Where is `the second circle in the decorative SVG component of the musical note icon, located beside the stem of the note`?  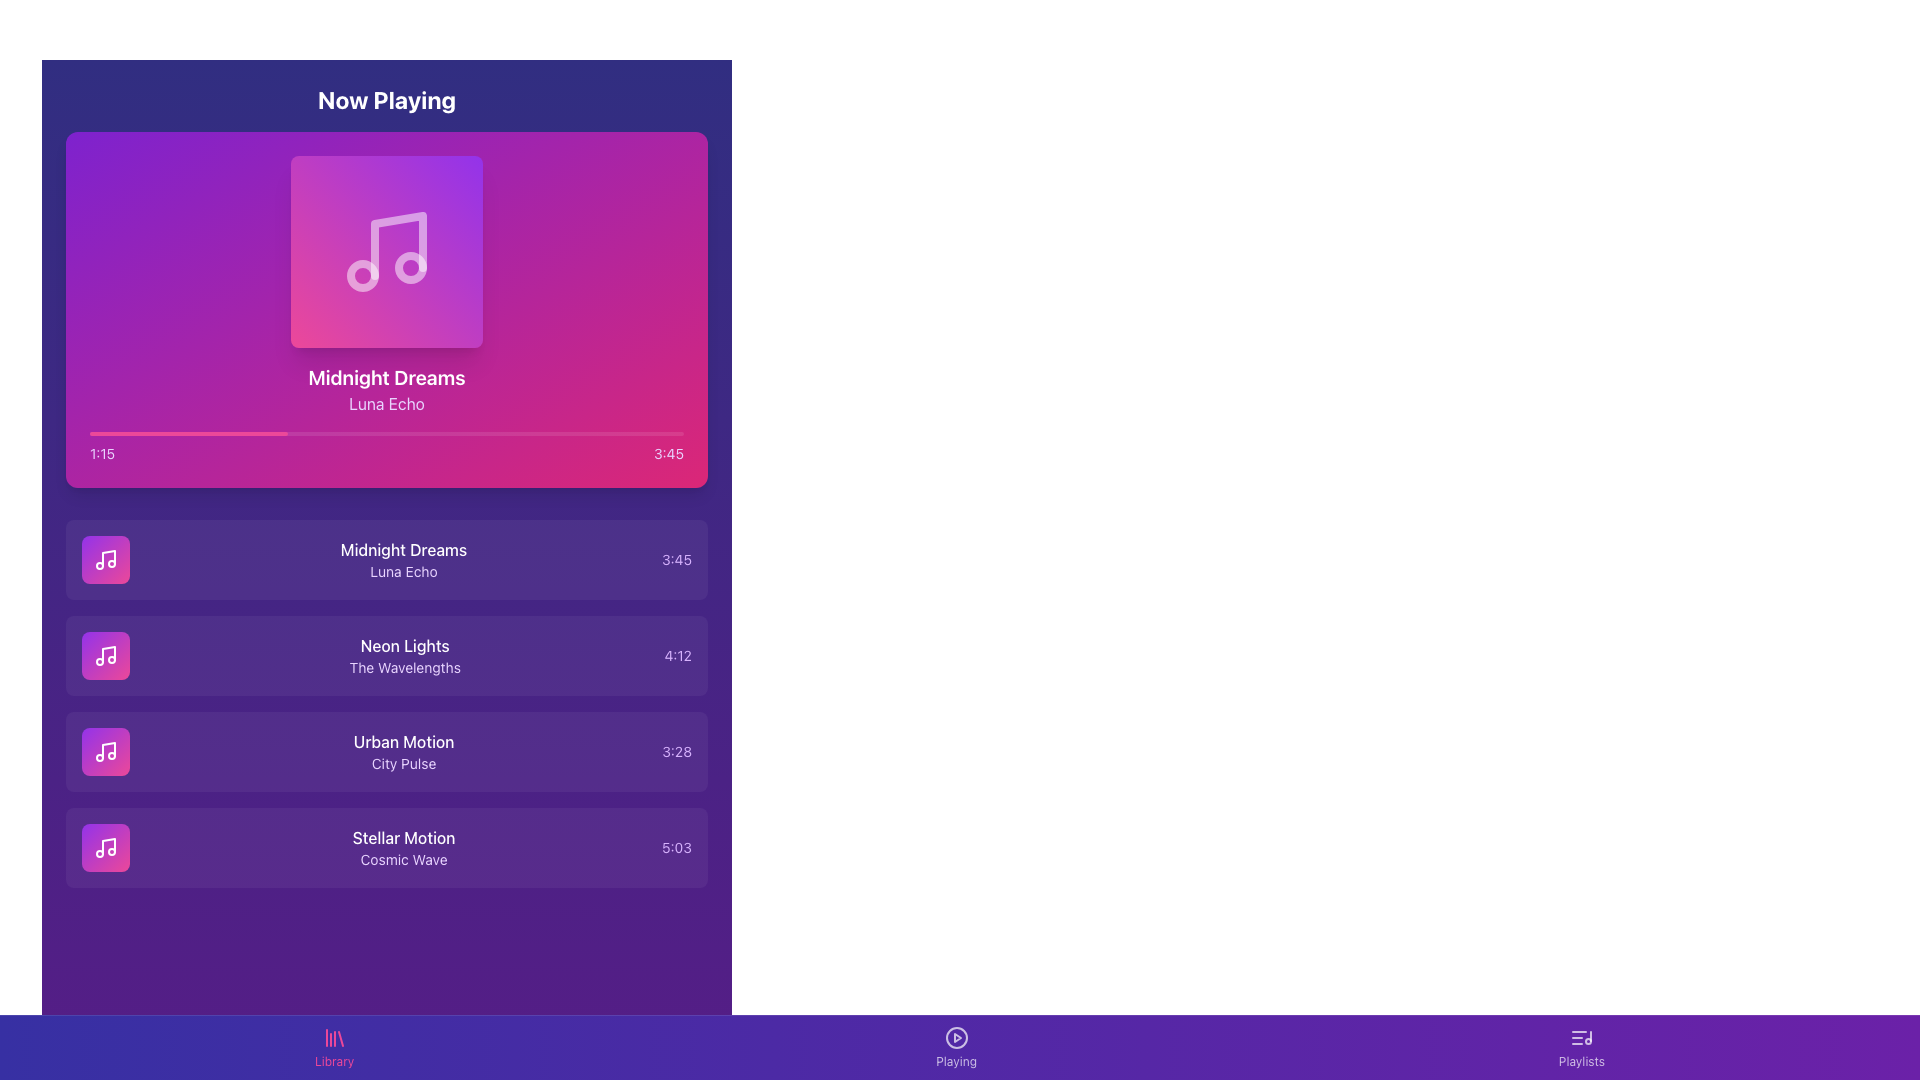
the second circle in the decorative SVG component of the musical note icon, located beside the stem of the note is located at coordinates (363, 276).